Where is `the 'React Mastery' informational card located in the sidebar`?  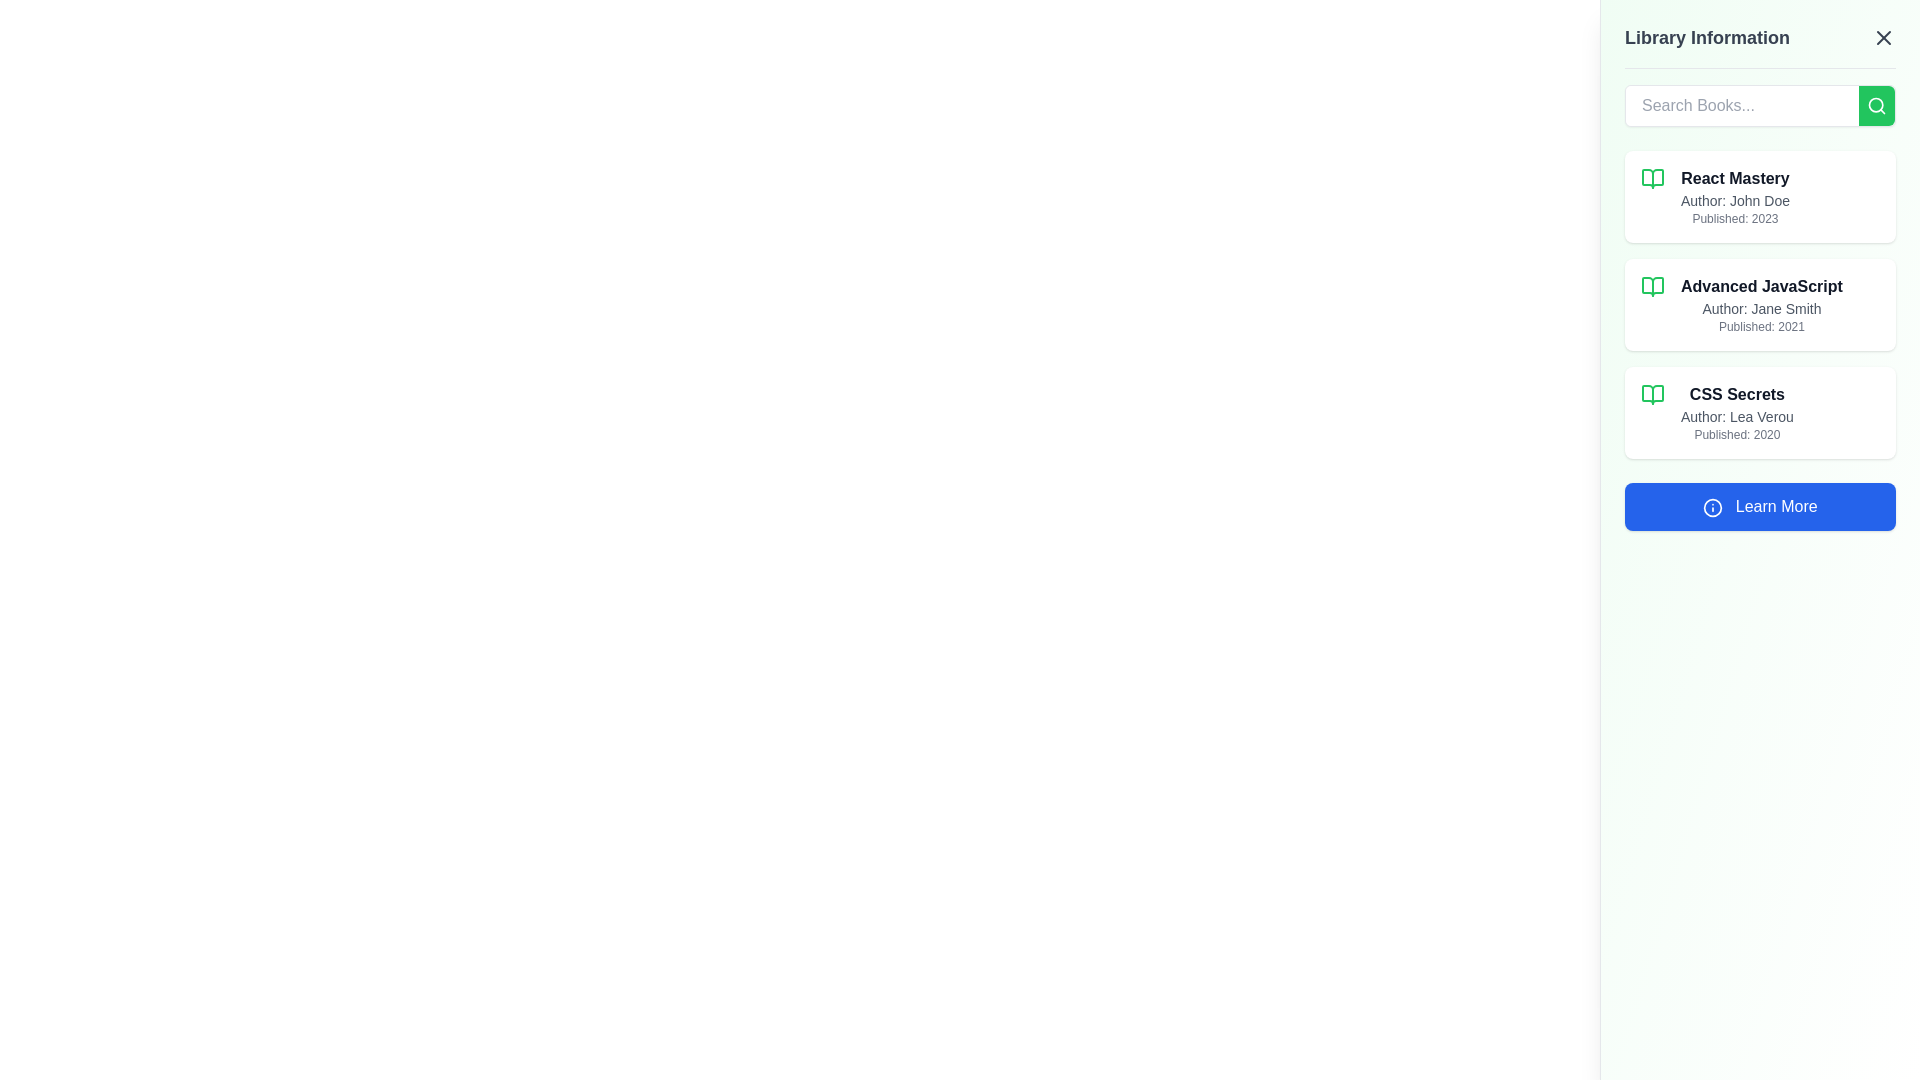
the 'React Mastery' informational card located in the sidebar is located at coordinates (1760, 196).